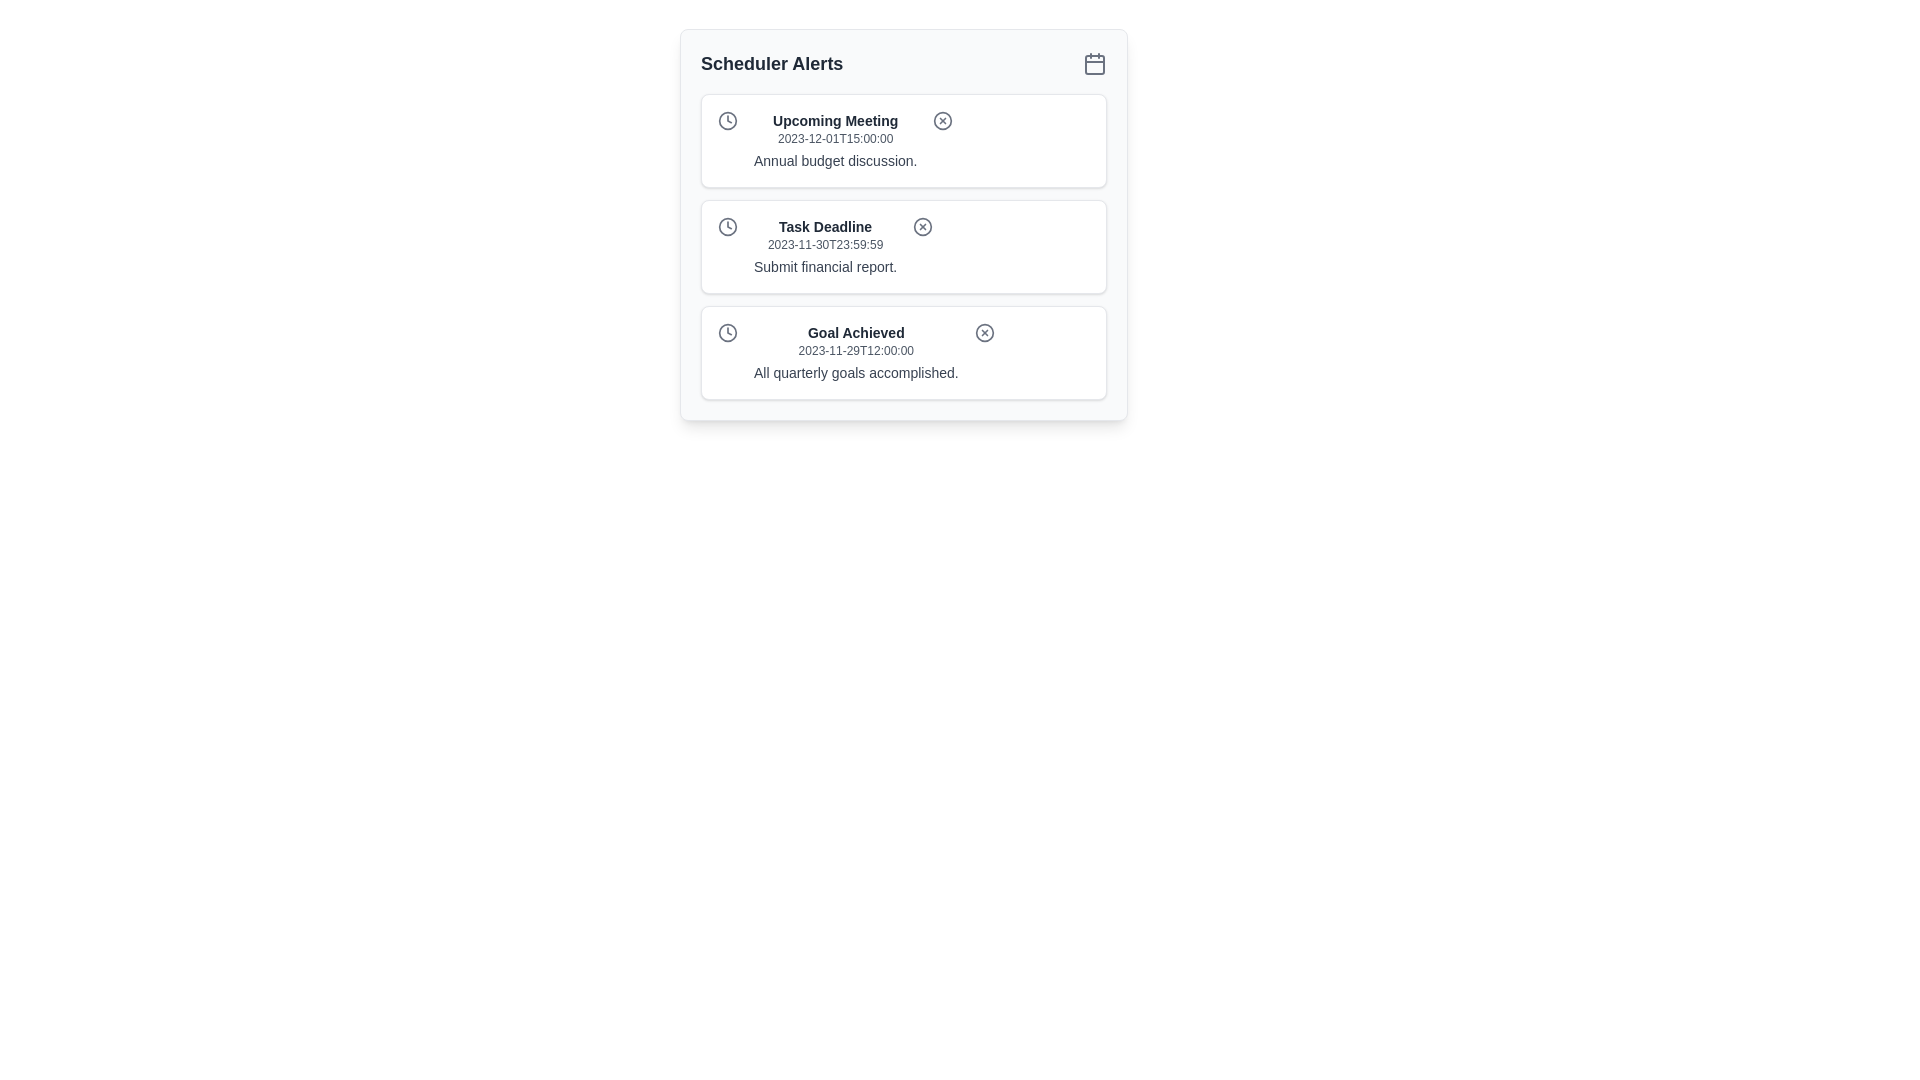 This screenshot has height=1080, width=1920. What do you see at coordinates (727, 120) in the screenshot?
I see `the clock-shaped icon located to the left of the 'Upcoming Meeting' text in the 'Scheduler Alerts' section` at bounding box center [727, 120].